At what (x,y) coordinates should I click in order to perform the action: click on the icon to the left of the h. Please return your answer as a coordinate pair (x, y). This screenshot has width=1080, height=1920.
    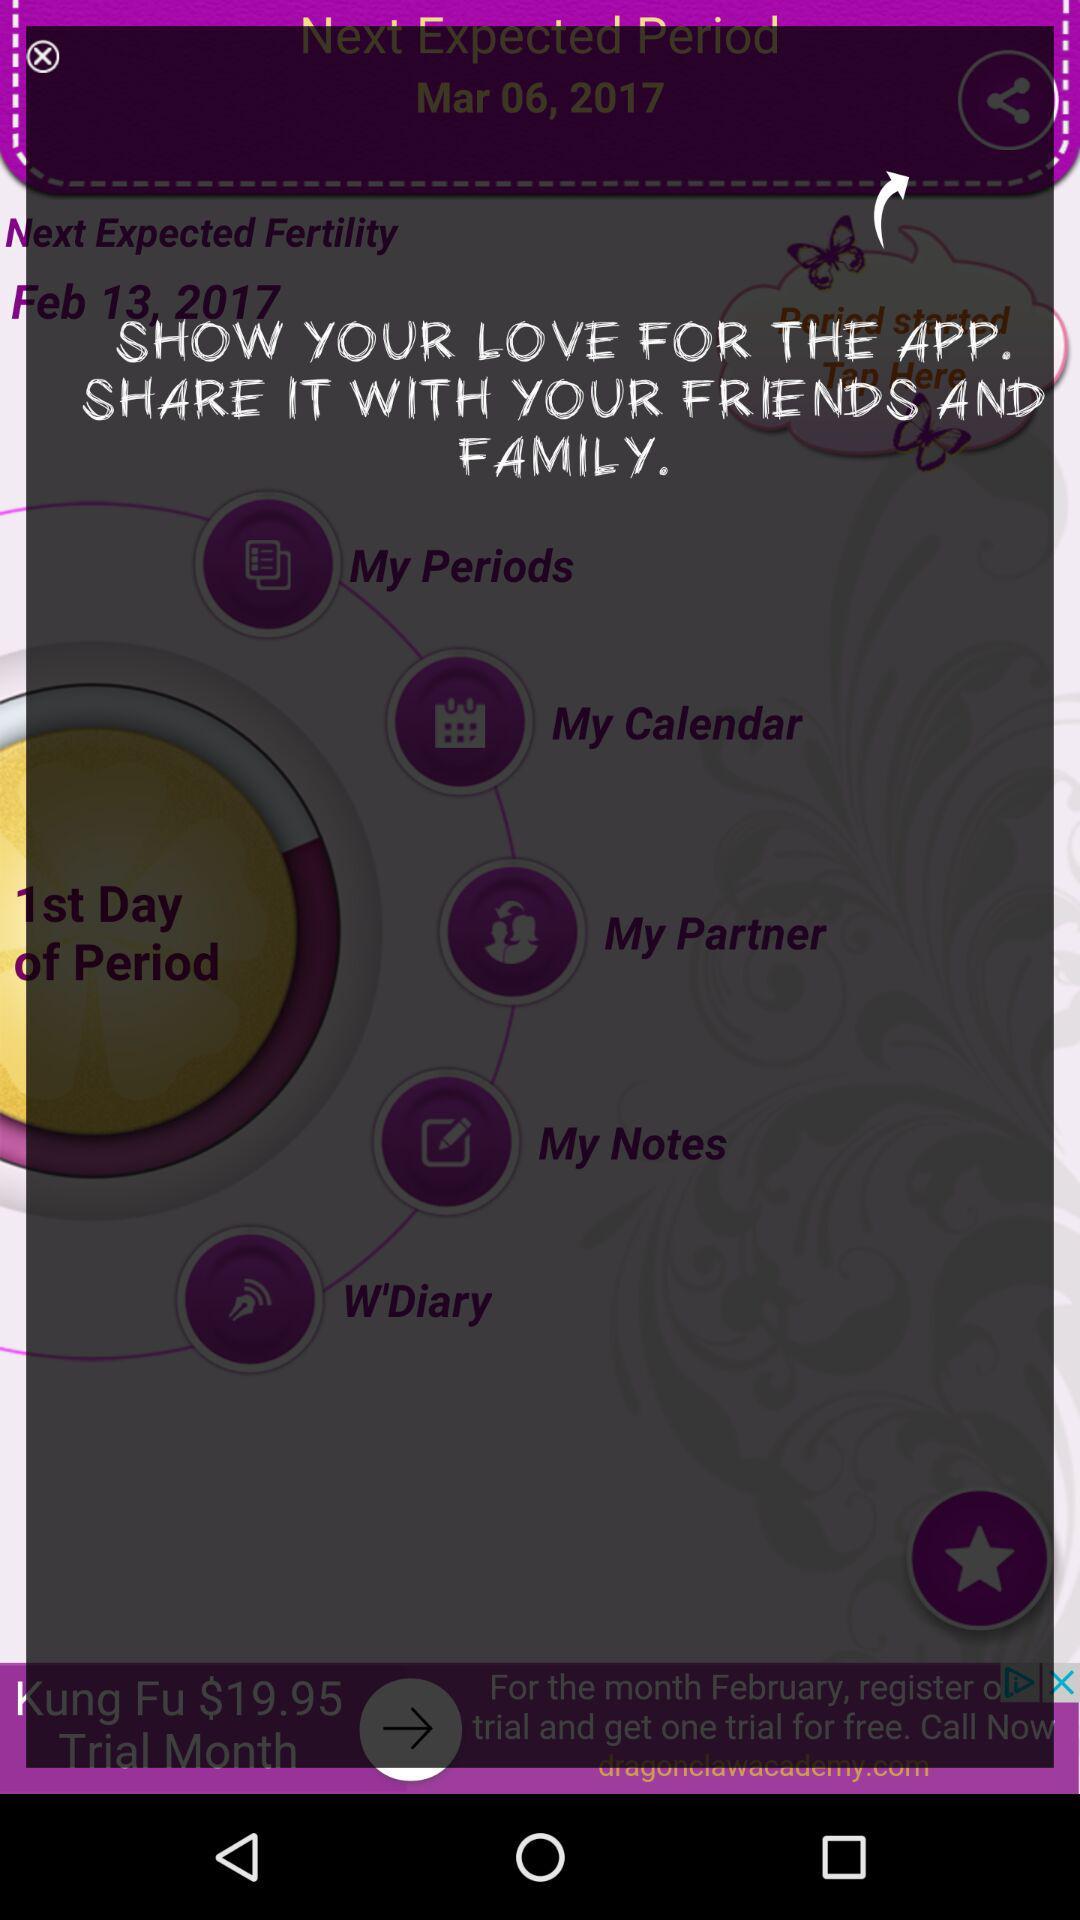
    Looking at the image, I should click on (42, 56).